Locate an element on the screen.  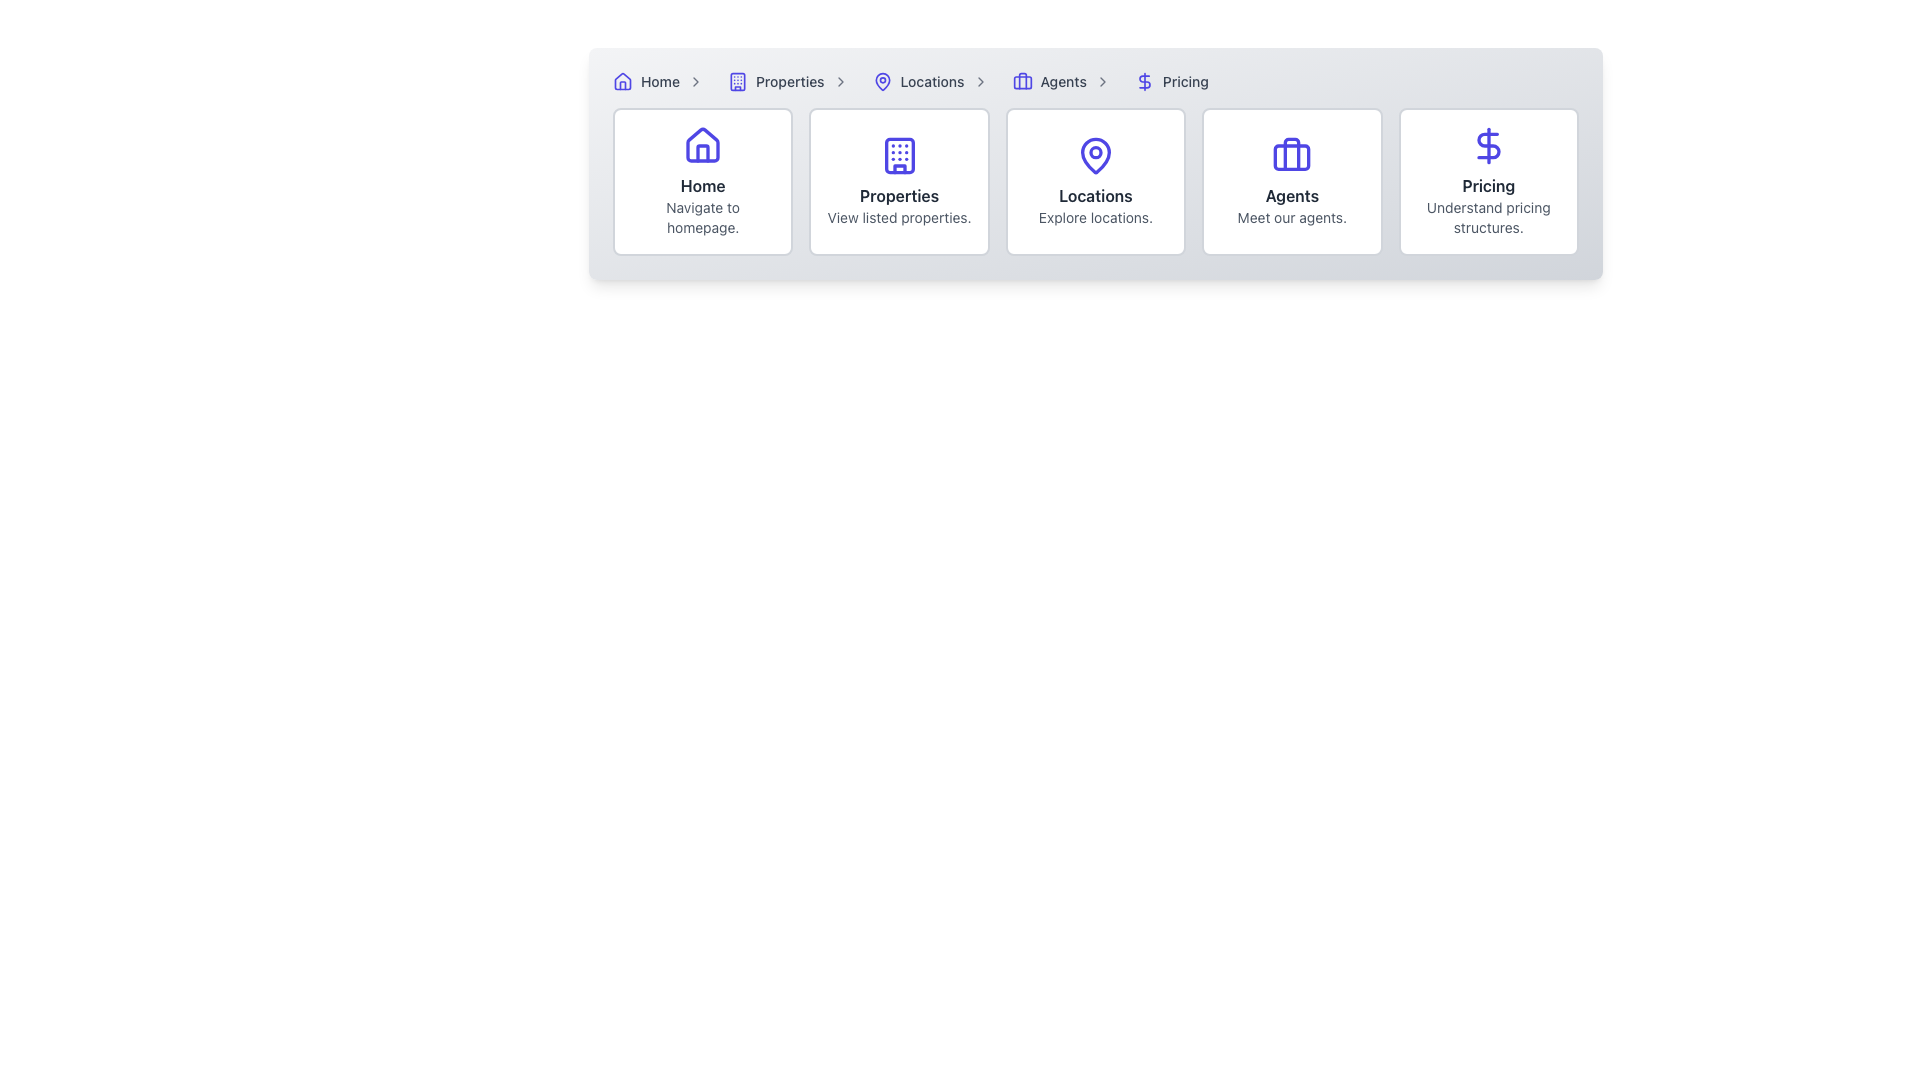
the pricing information label located at the center of the fifth card in a horizontally arranged set of cards is located at coordinates (1488, 185).